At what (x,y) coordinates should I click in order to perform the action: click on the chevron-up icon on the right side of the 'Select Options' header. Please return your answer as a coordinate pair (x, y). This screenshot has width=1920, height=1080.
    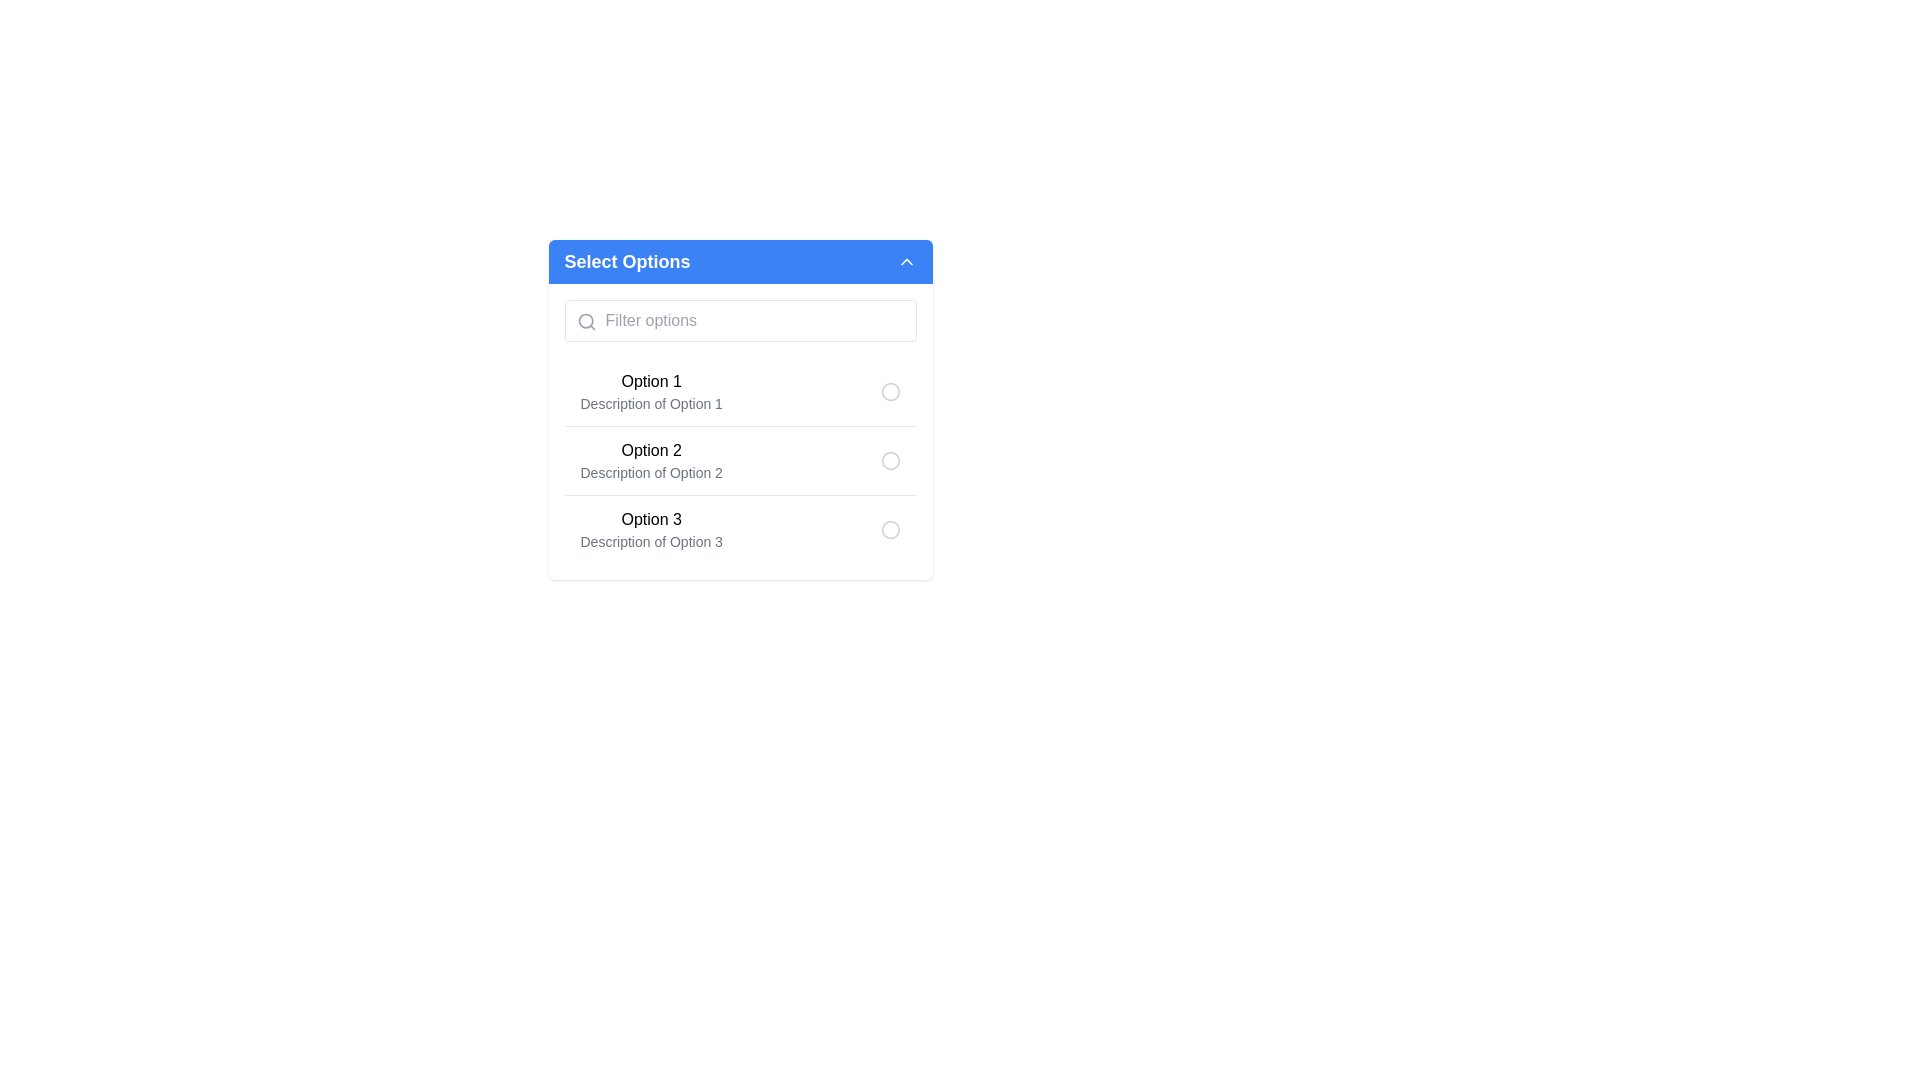
    Looking at the image, I should click on (905, 261).